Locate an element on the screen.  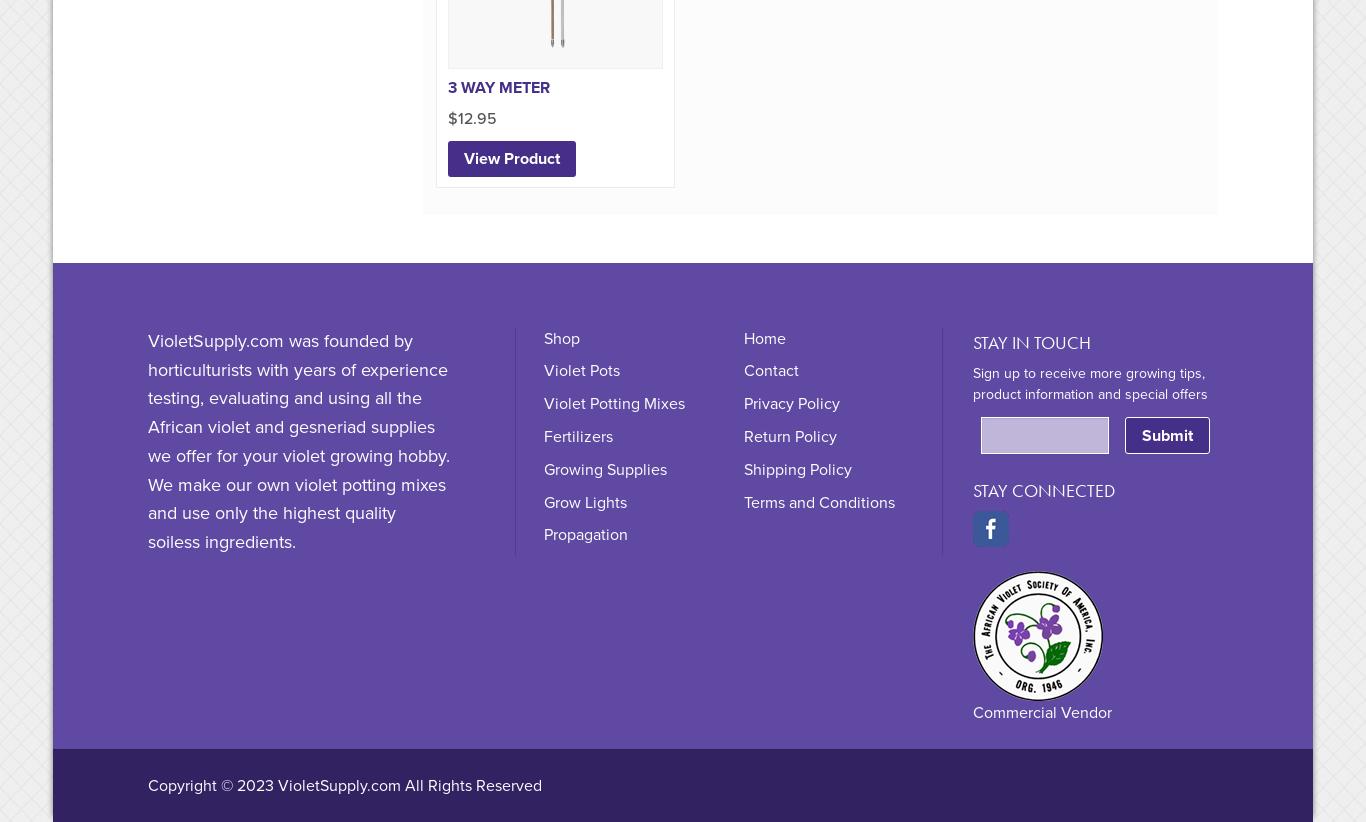
'Propagation' is located at coordinates (584, 535).